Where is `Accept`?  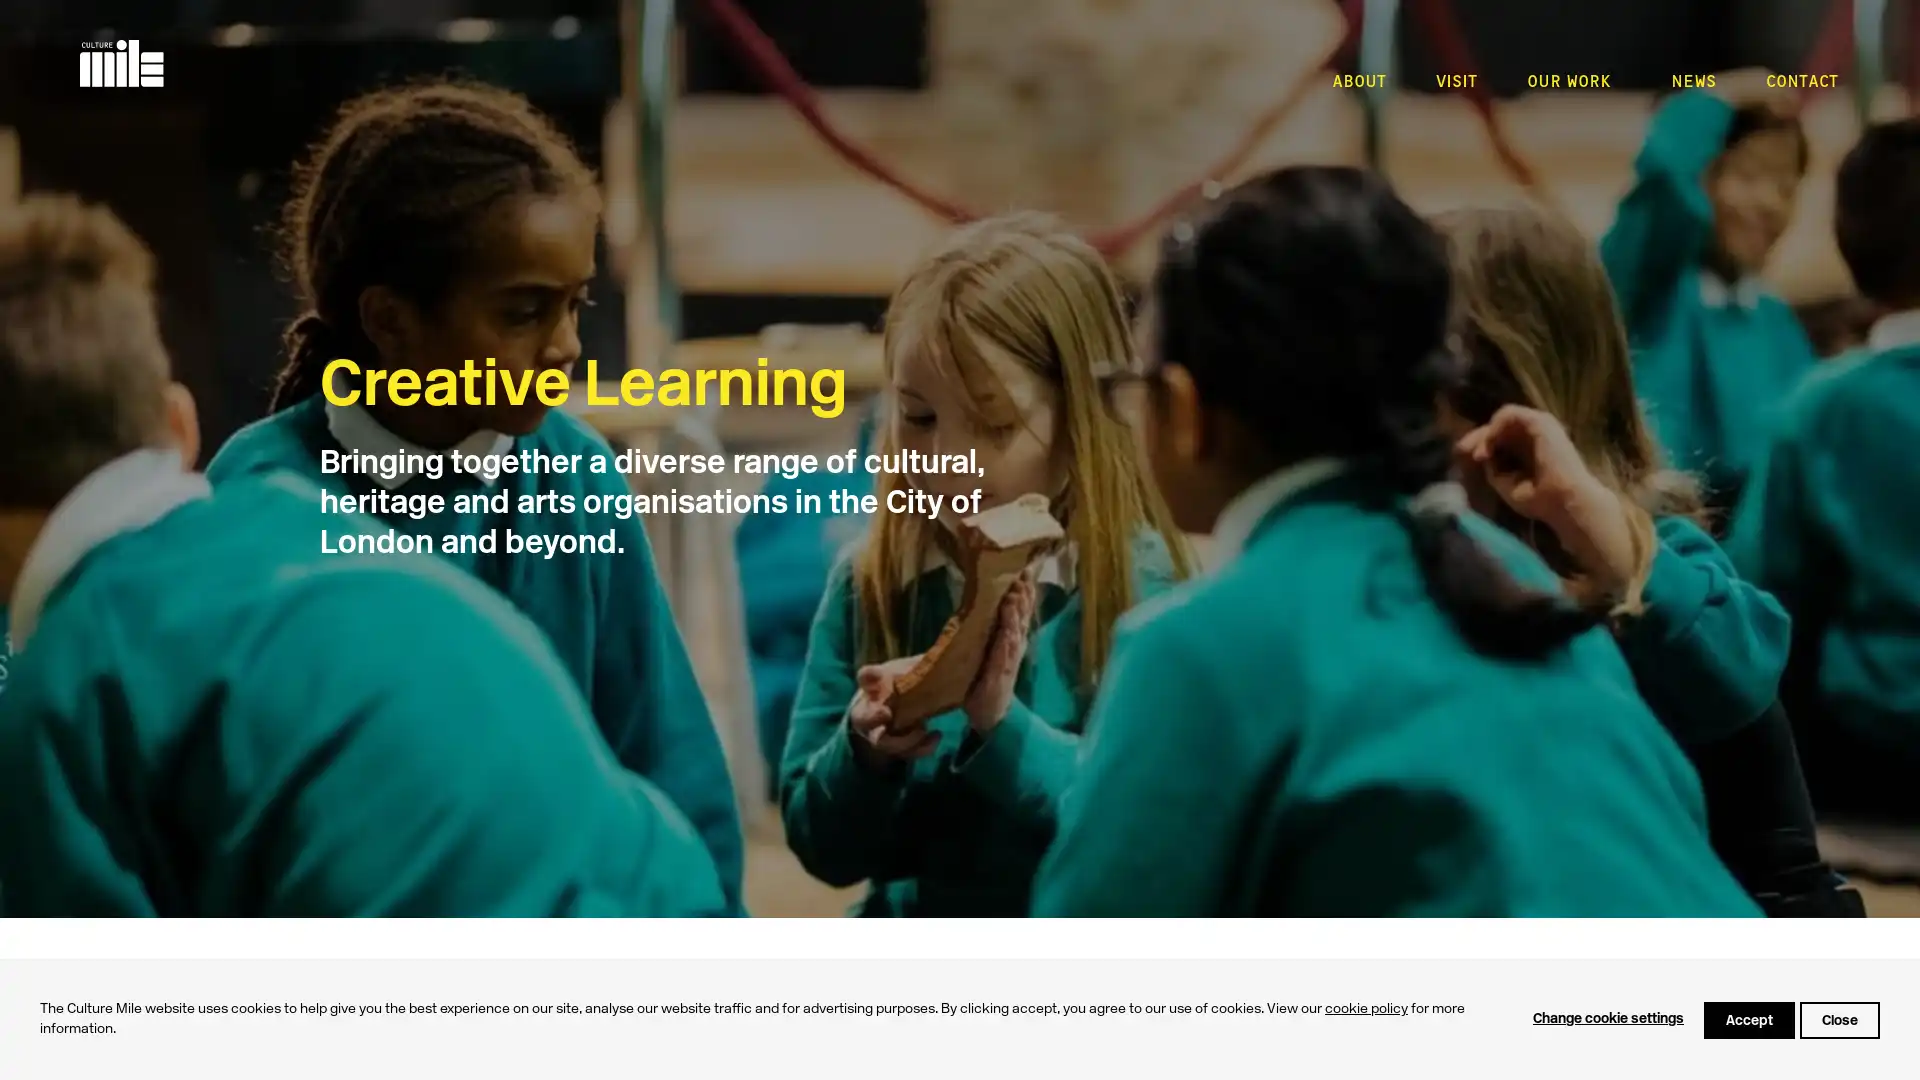 Accept is located at coordinates (1748, 1019).